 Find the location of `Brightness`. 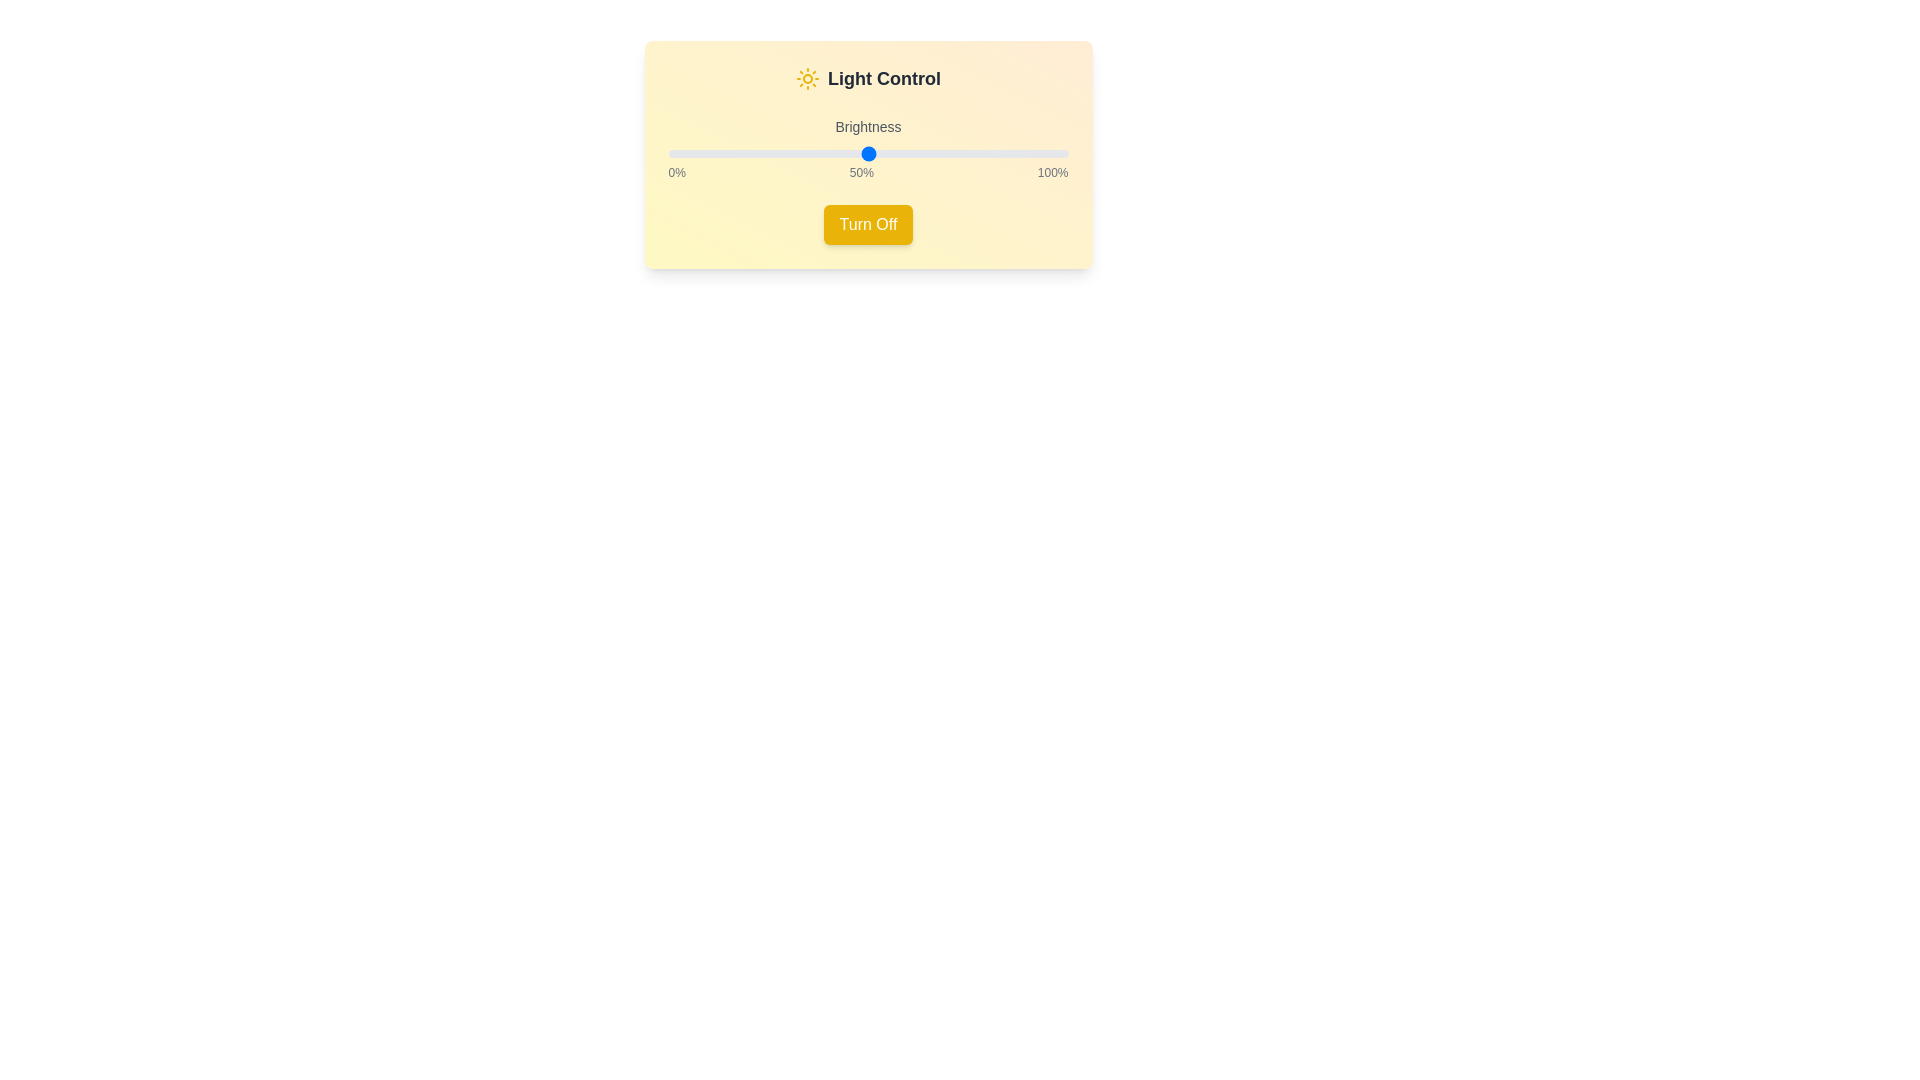

Brightness is located at coordinates (1000, 153).